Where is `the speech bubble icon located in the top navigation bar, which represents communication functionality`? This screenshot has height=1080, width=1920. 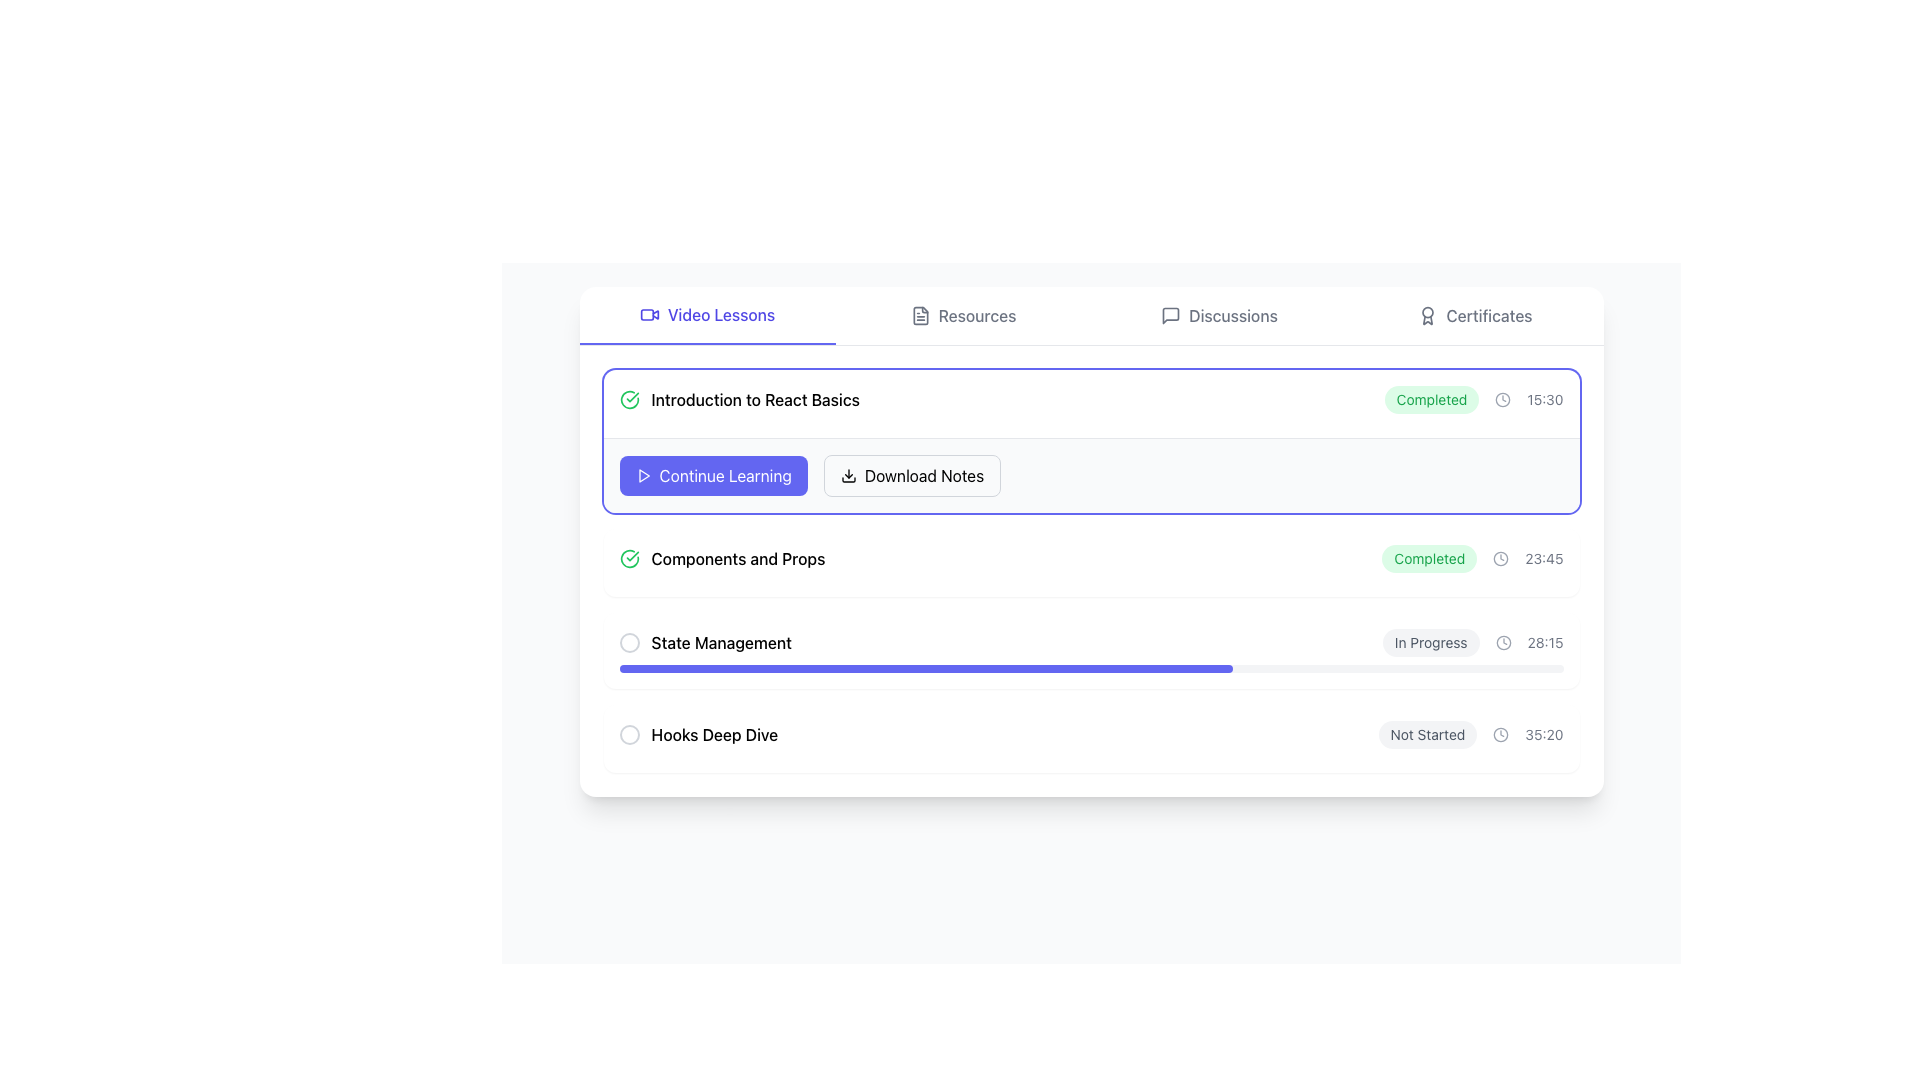 the speech bubble icon located in the top navigation bar, which represents communication functionality is located at coordinates (1171, 315).